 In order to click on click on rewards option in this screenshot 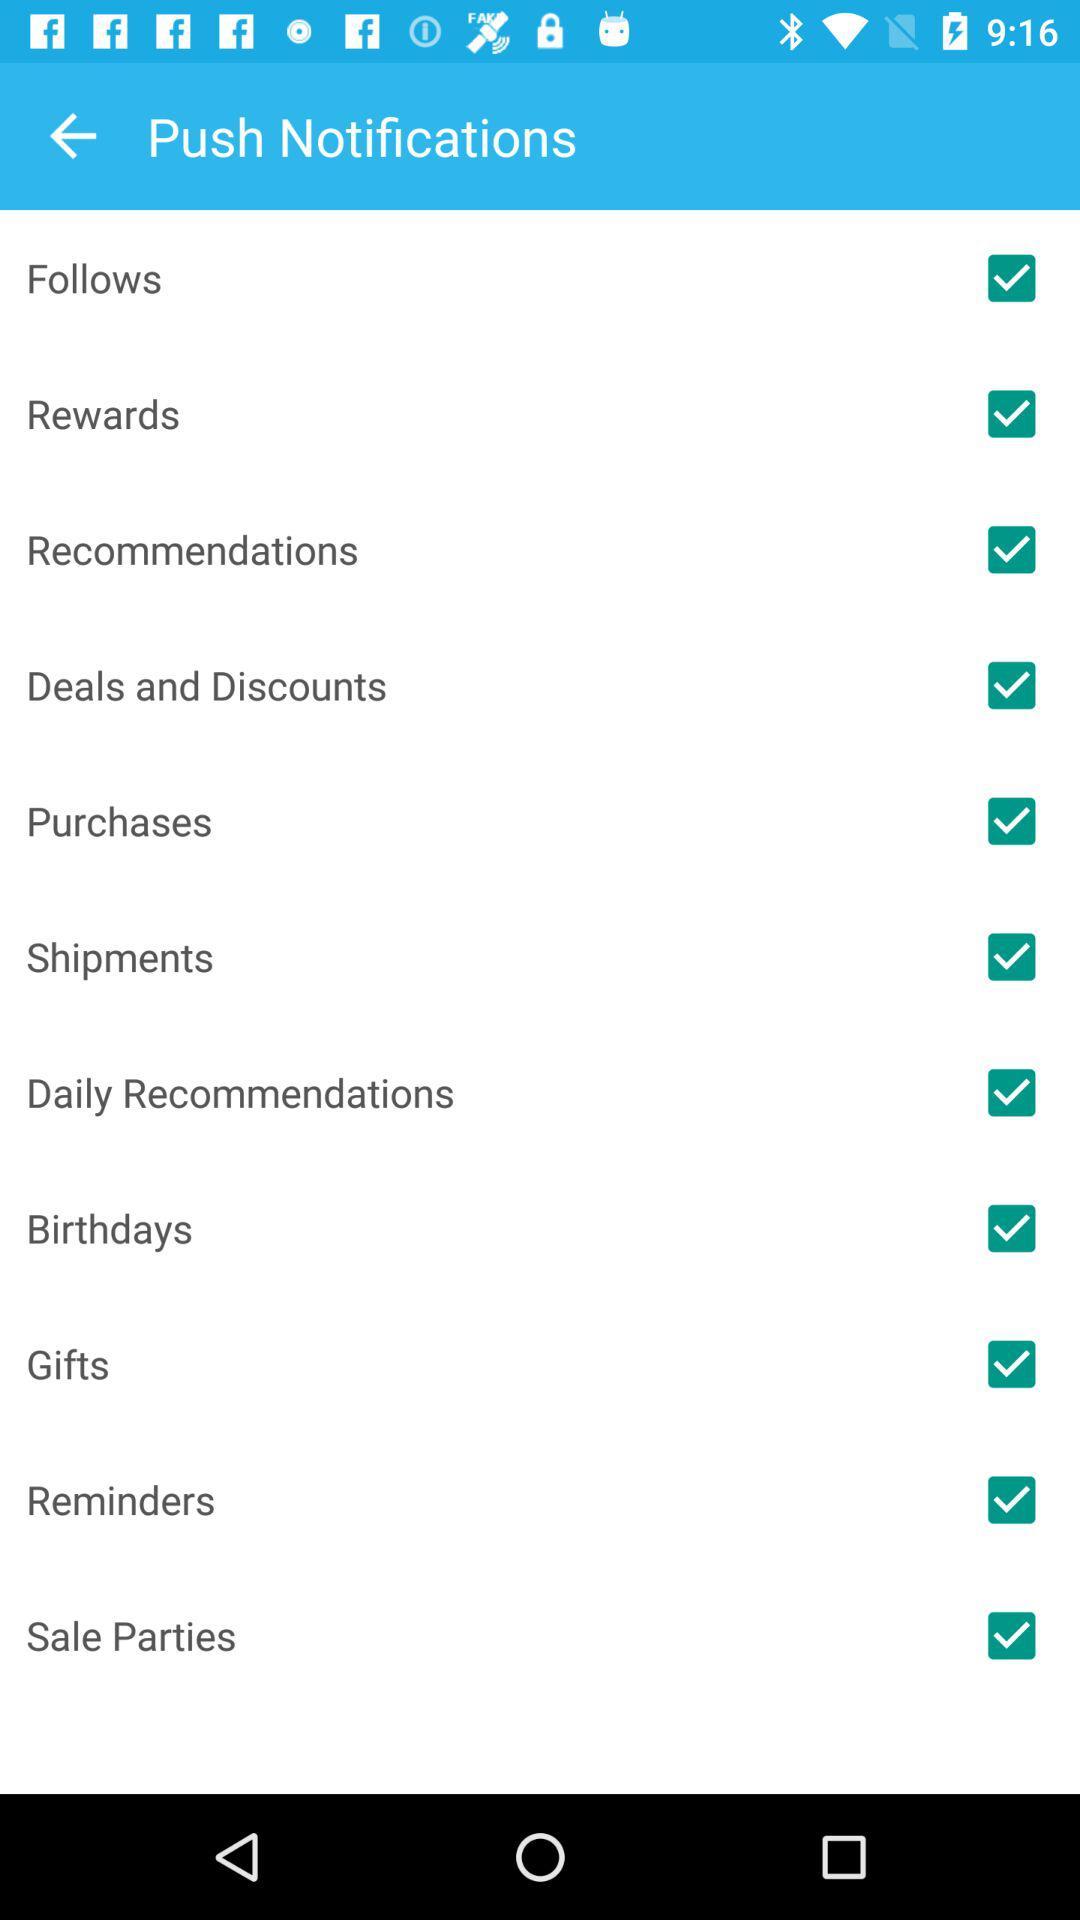, I will do `click(1011, 412)`.